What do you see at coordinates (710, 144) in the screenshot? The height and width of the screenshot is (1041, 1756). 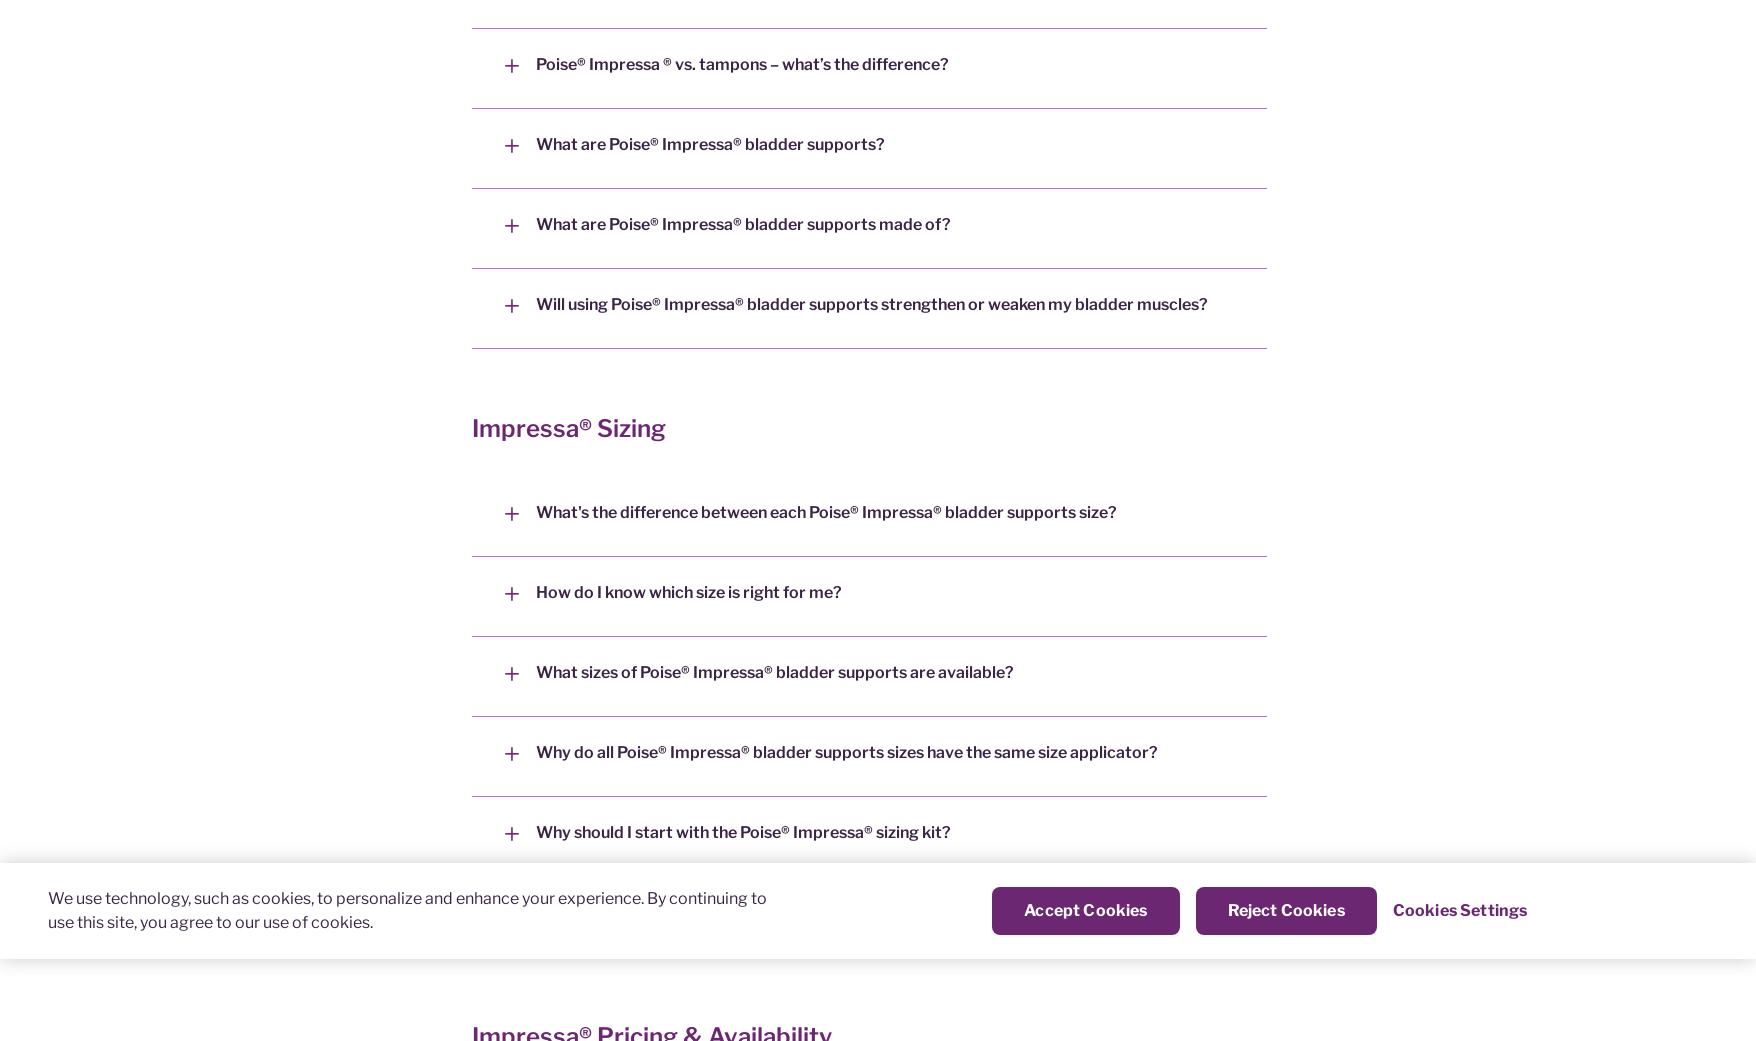 I see `'What are Poise® Impressa® bladder supports?'` at bounding box center [710, 144].